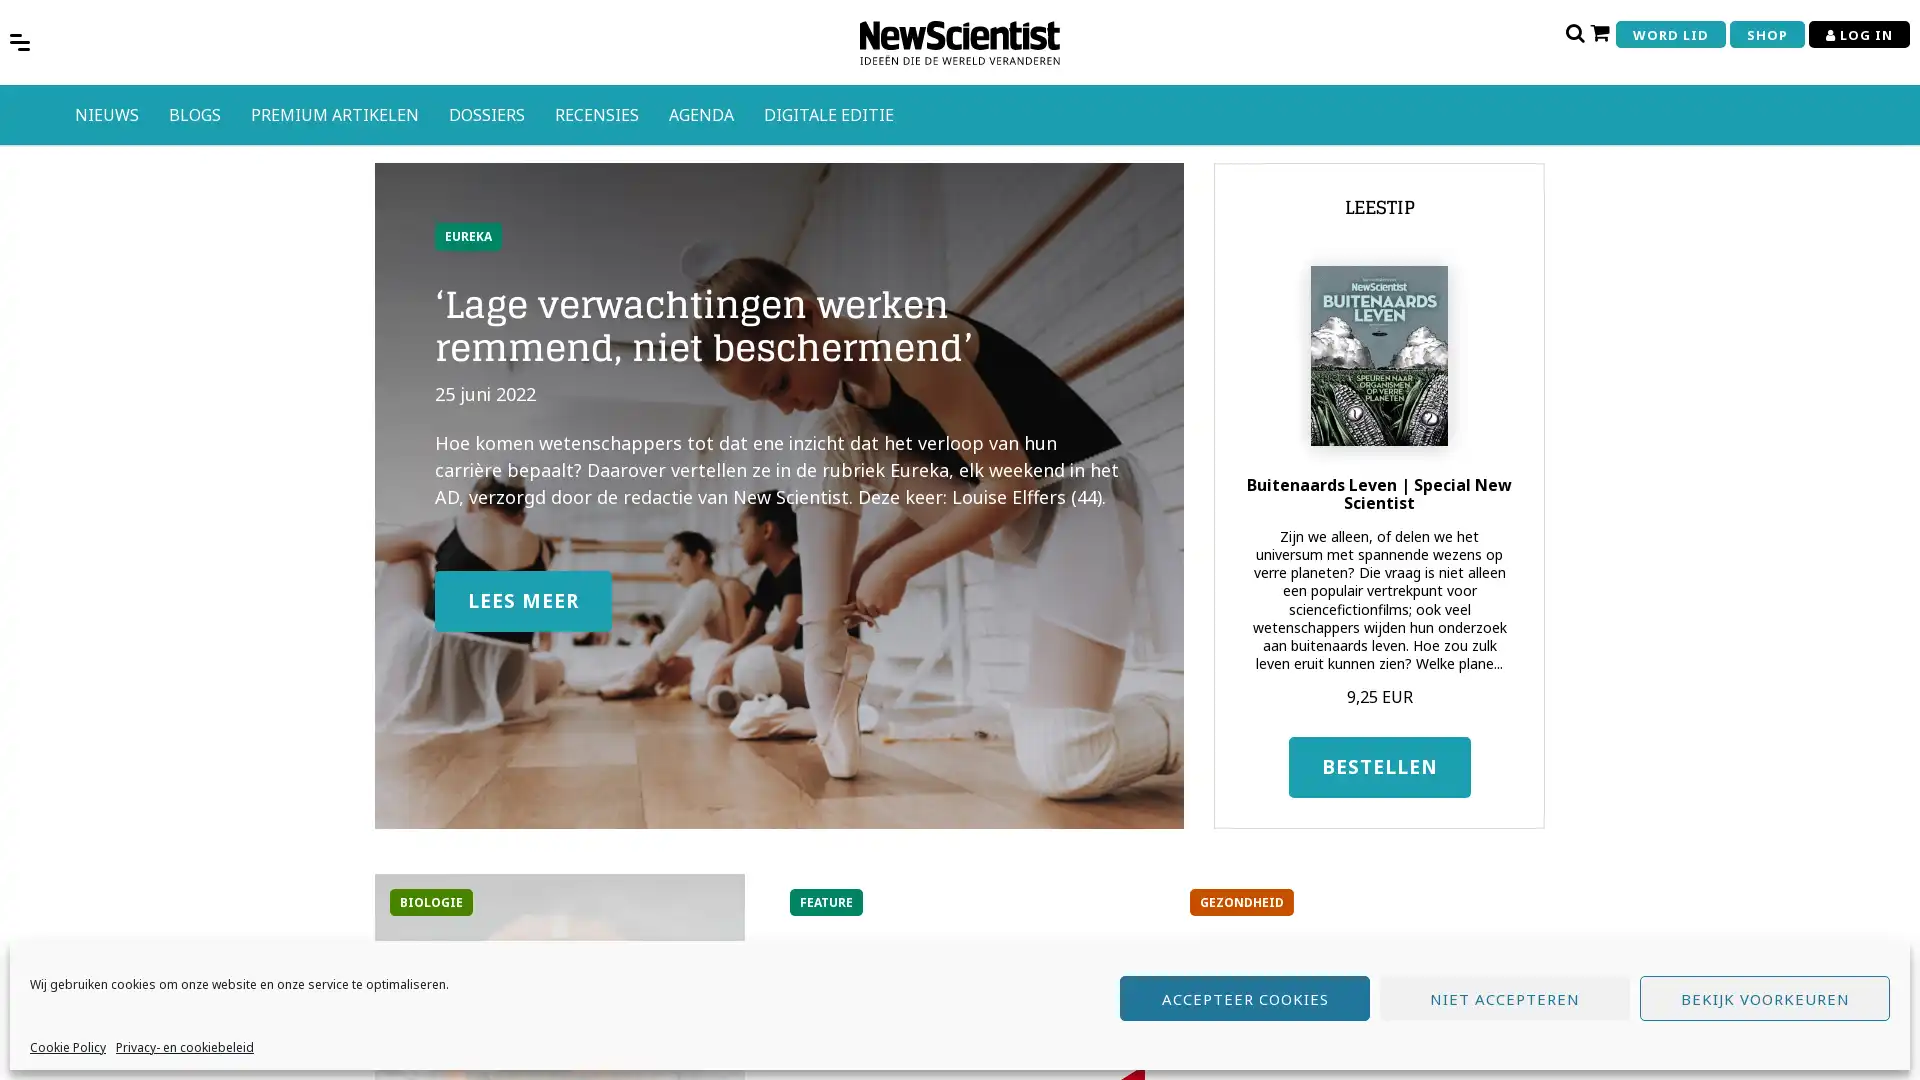 This screenshot has width=1920, height=1080. Describe the element at coordinates (1573, 32) in the screenshot. I see `Open zoekbalk` at that location.